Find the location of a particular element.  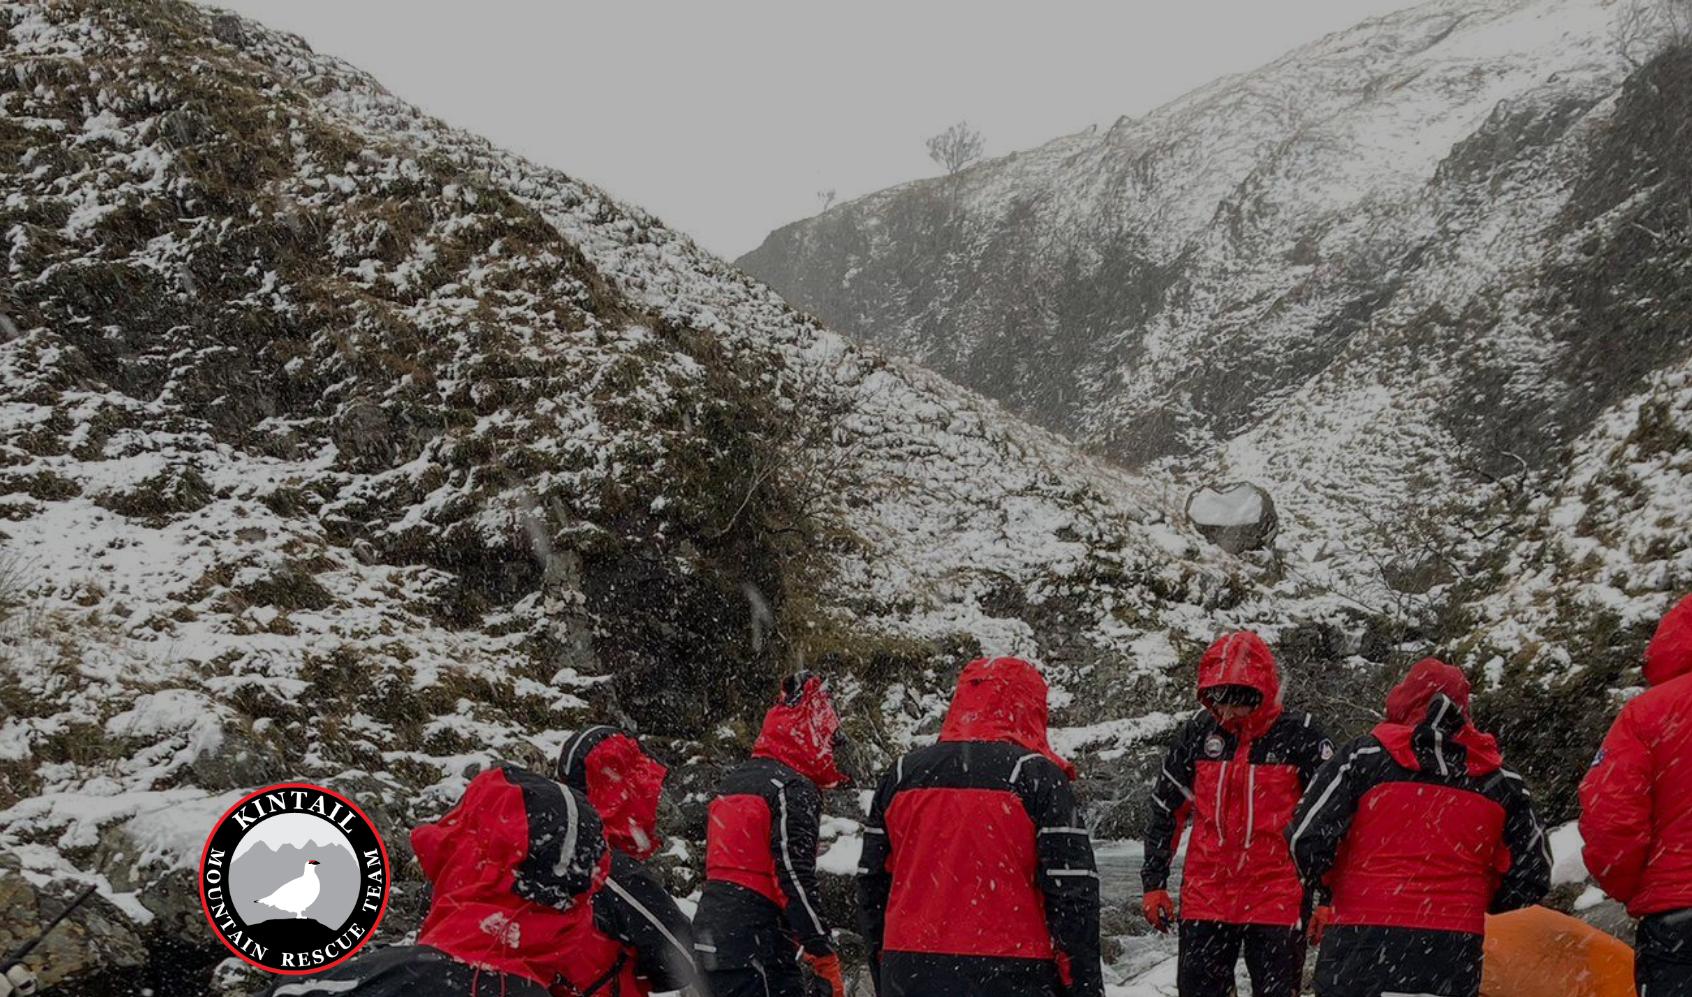

'Discount membership for MRT members at The Ledge Climbing Gym, Inverness' is located at coordinates (673, 680).